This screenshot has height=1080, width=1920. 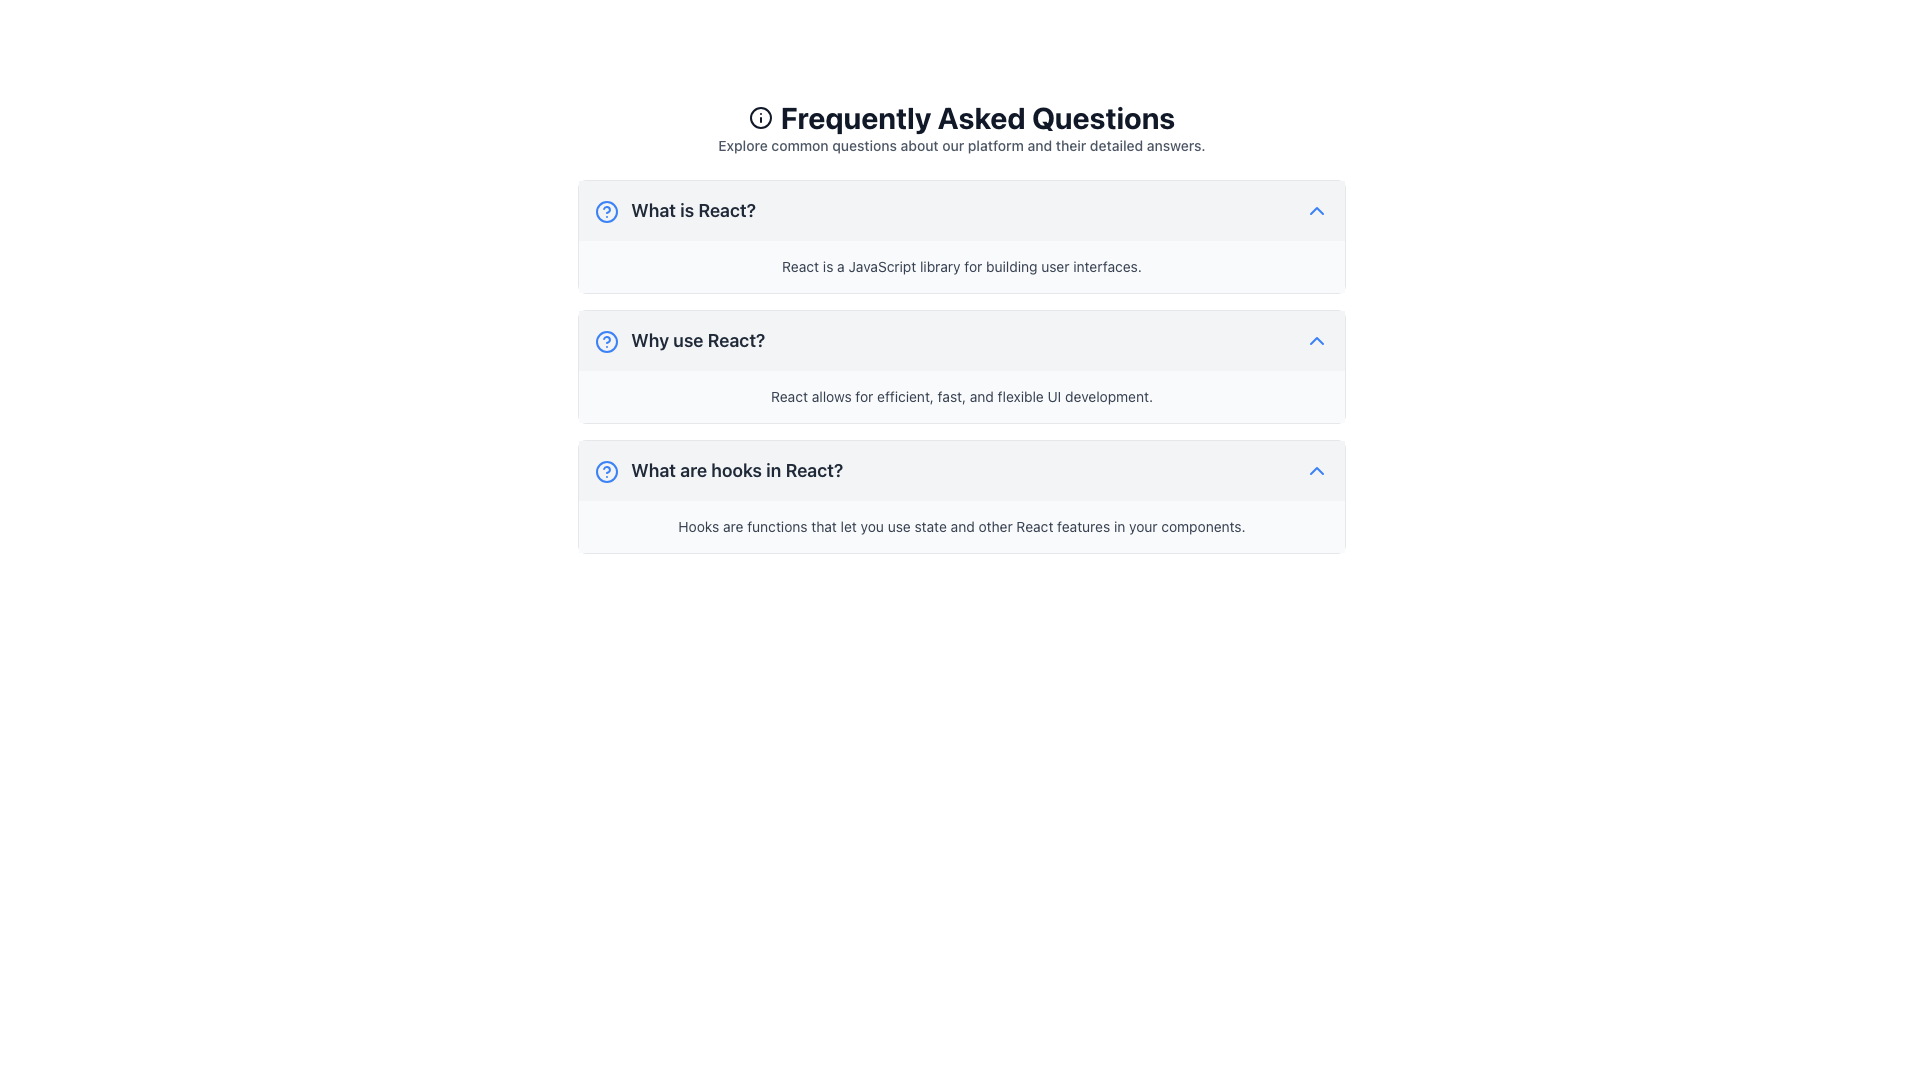 What do you see at coordinates (961, 265) in the screenshot?
I see `text from the rectangular Text block with a light gray background that contains the text 'React is a JavaScript library for building user interfaces.'` at bounding box center [961, 265].